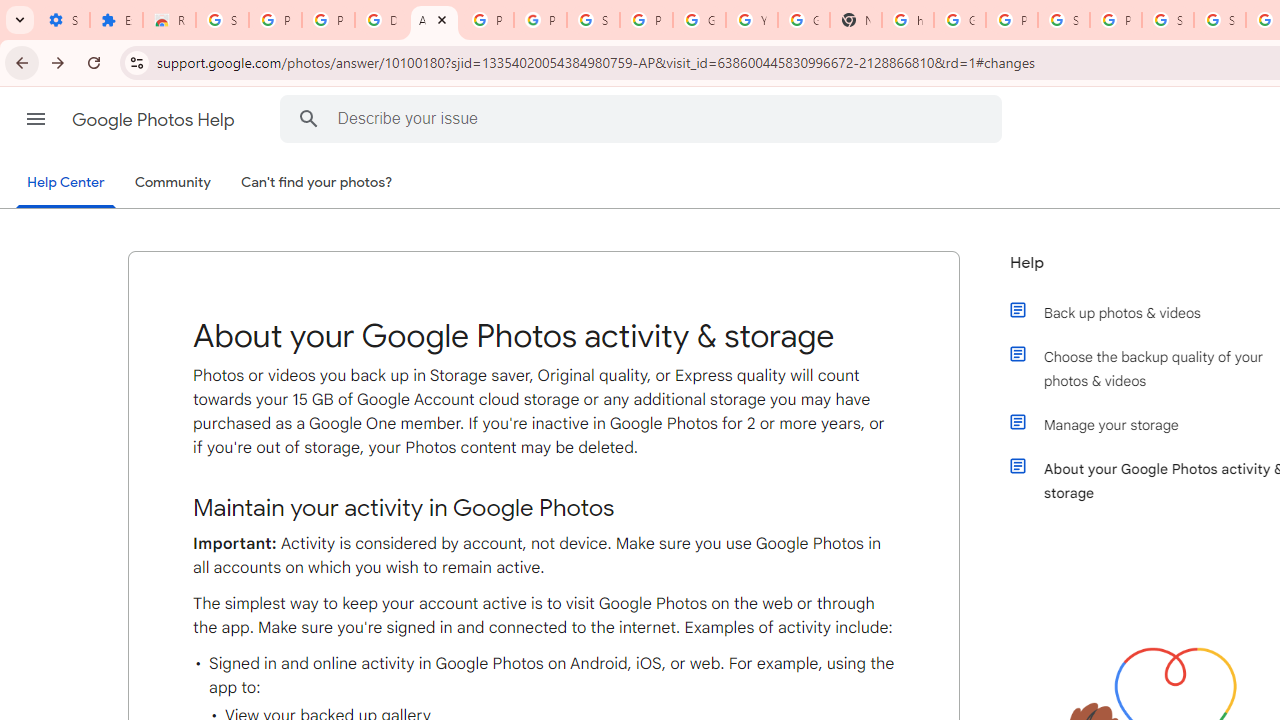 The width and height of the screenshot is (1280, 720). What do you see at coordinates (699, 20) in the screenshot?
I see `'Google Account'` at bounding box center [699, 20].